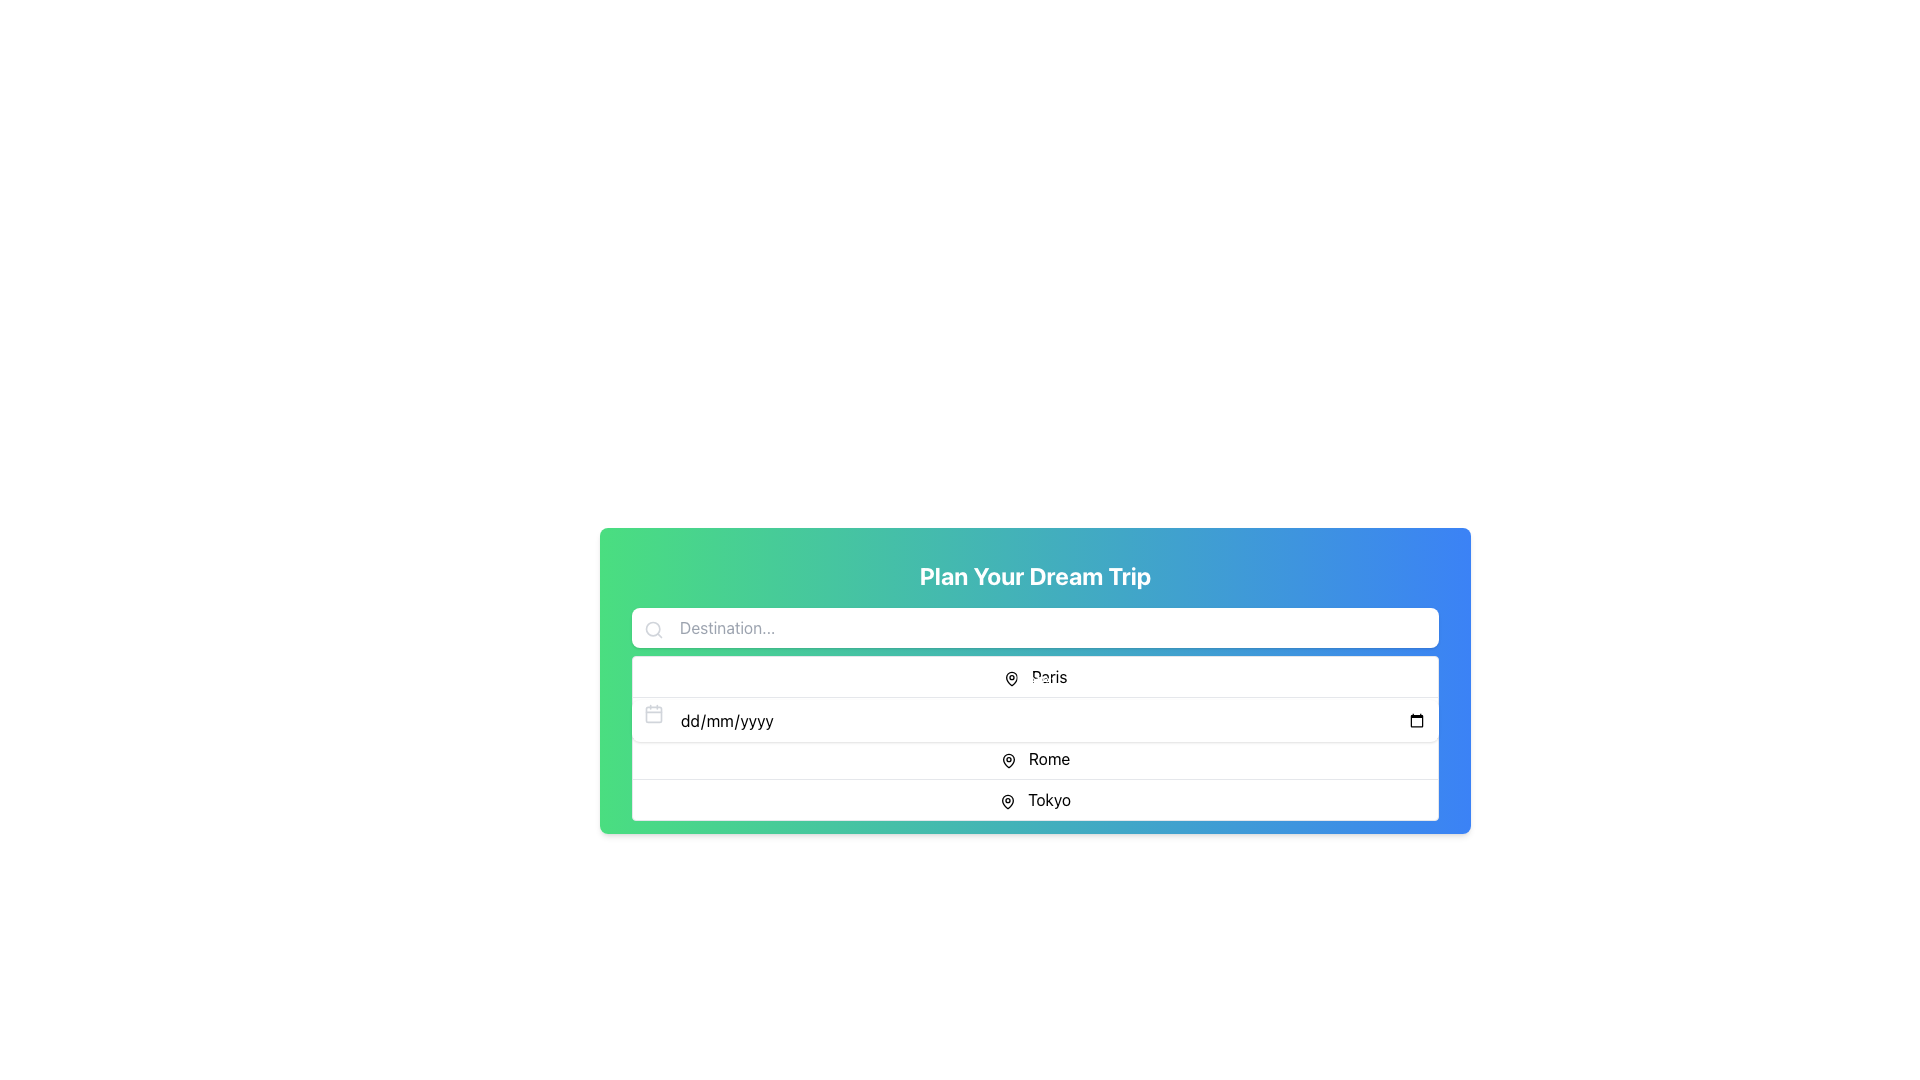 The height and width of the screenshot is (1080, 1920). I want to click on the location pin icon in the destination picker field, which is located to the left of the text 'Paris', so click(1011, 677).